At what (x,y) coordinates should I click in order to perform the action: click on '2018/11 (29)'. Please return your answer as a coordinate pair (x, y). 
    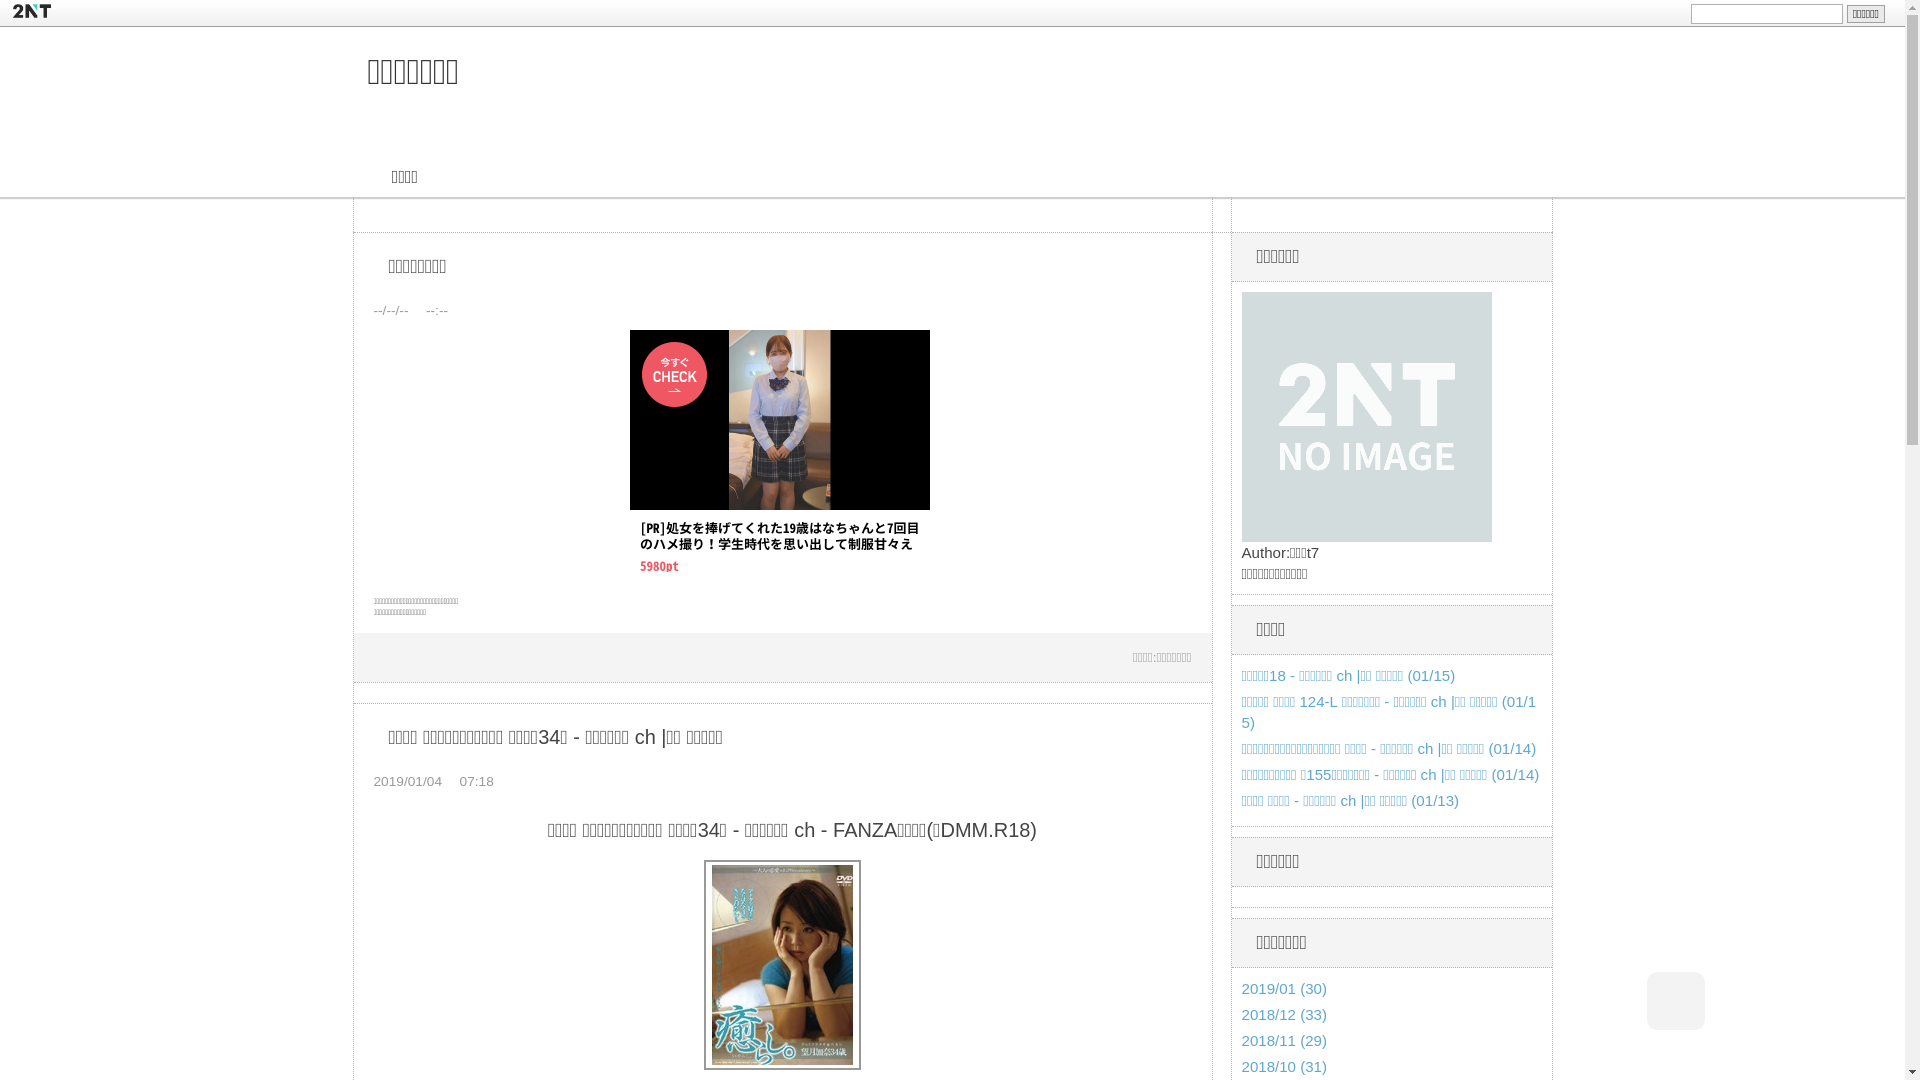
    Looking at the image, I should click on (1285, 1039).